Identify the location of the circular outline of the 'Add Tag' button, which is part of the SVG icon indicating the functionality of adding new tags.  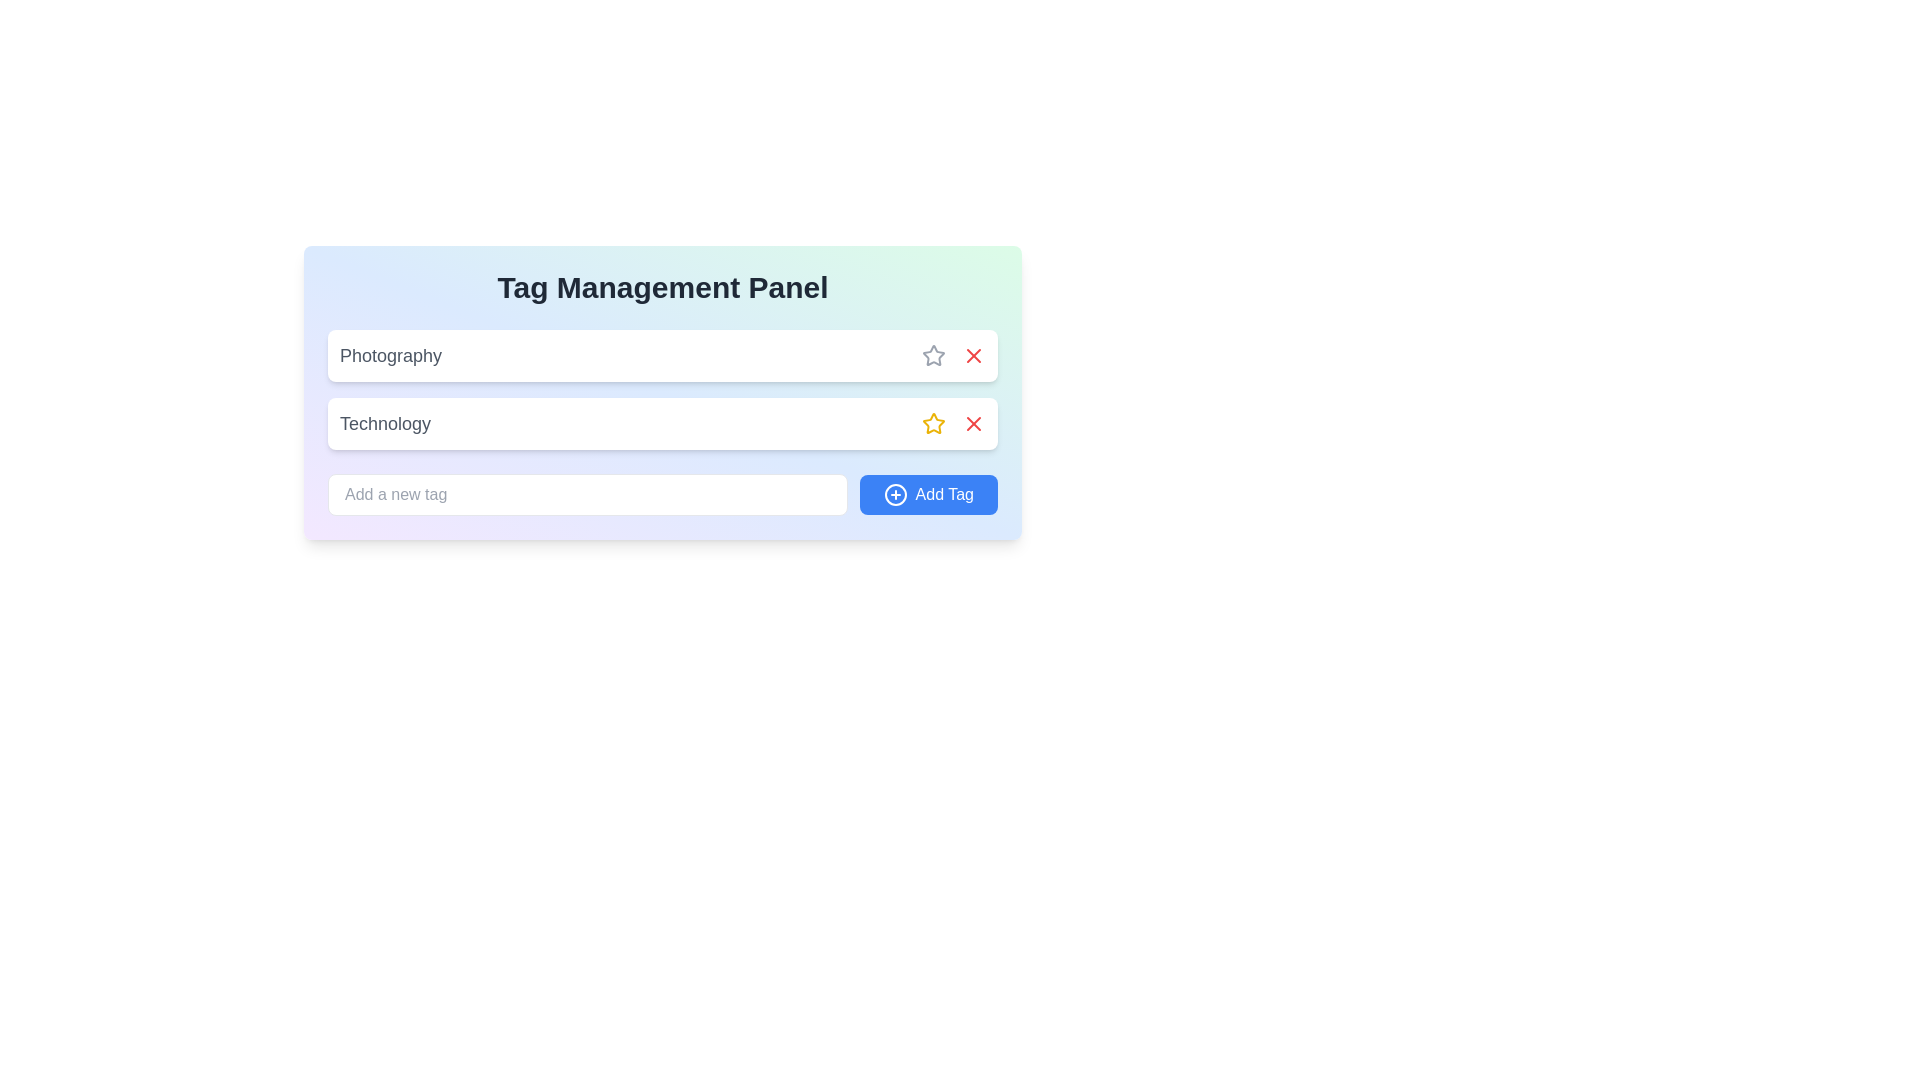
(894, 494).